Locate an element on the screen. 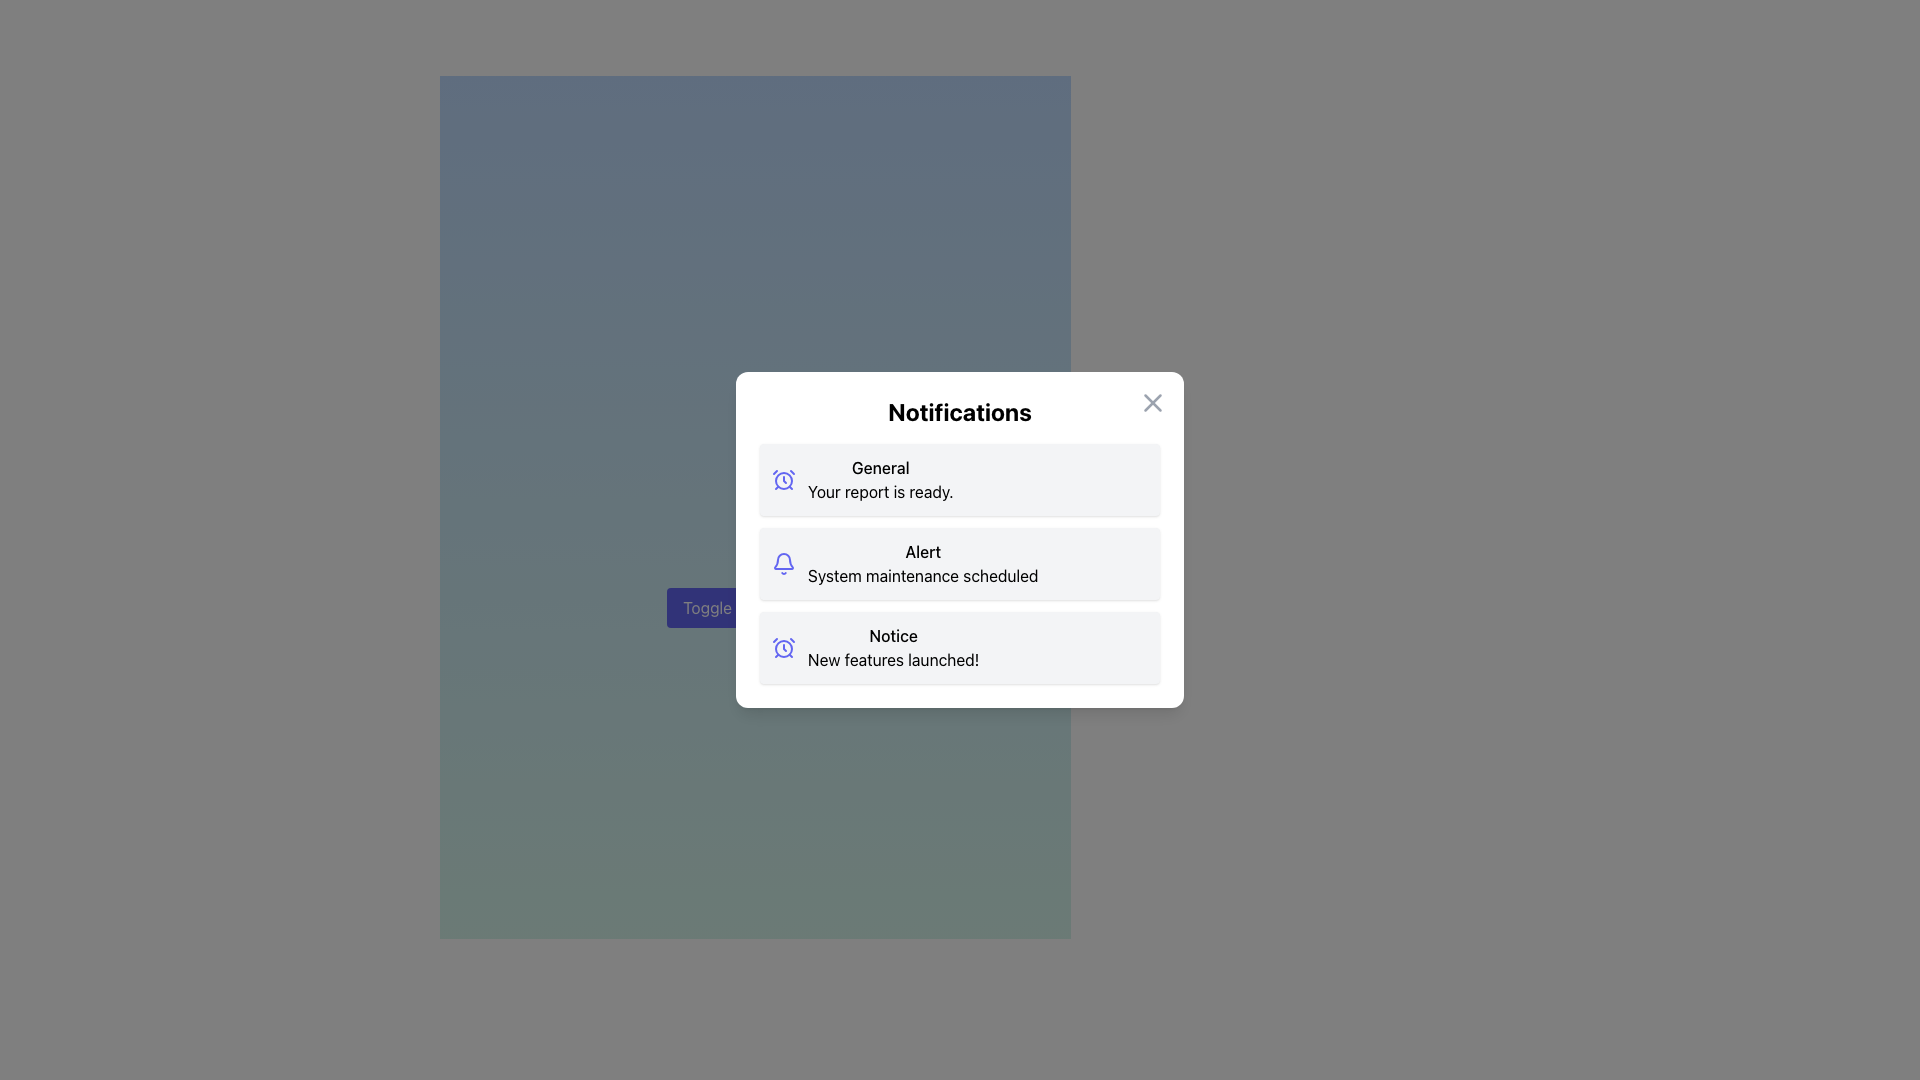 The width and height of the screenshot is (1920, 1080). notification titled 'Alert' with the description 'System maintenance scheduled' from the second item in the vertical list of notifications in the notification dialog is located at coordinates (922, 563).